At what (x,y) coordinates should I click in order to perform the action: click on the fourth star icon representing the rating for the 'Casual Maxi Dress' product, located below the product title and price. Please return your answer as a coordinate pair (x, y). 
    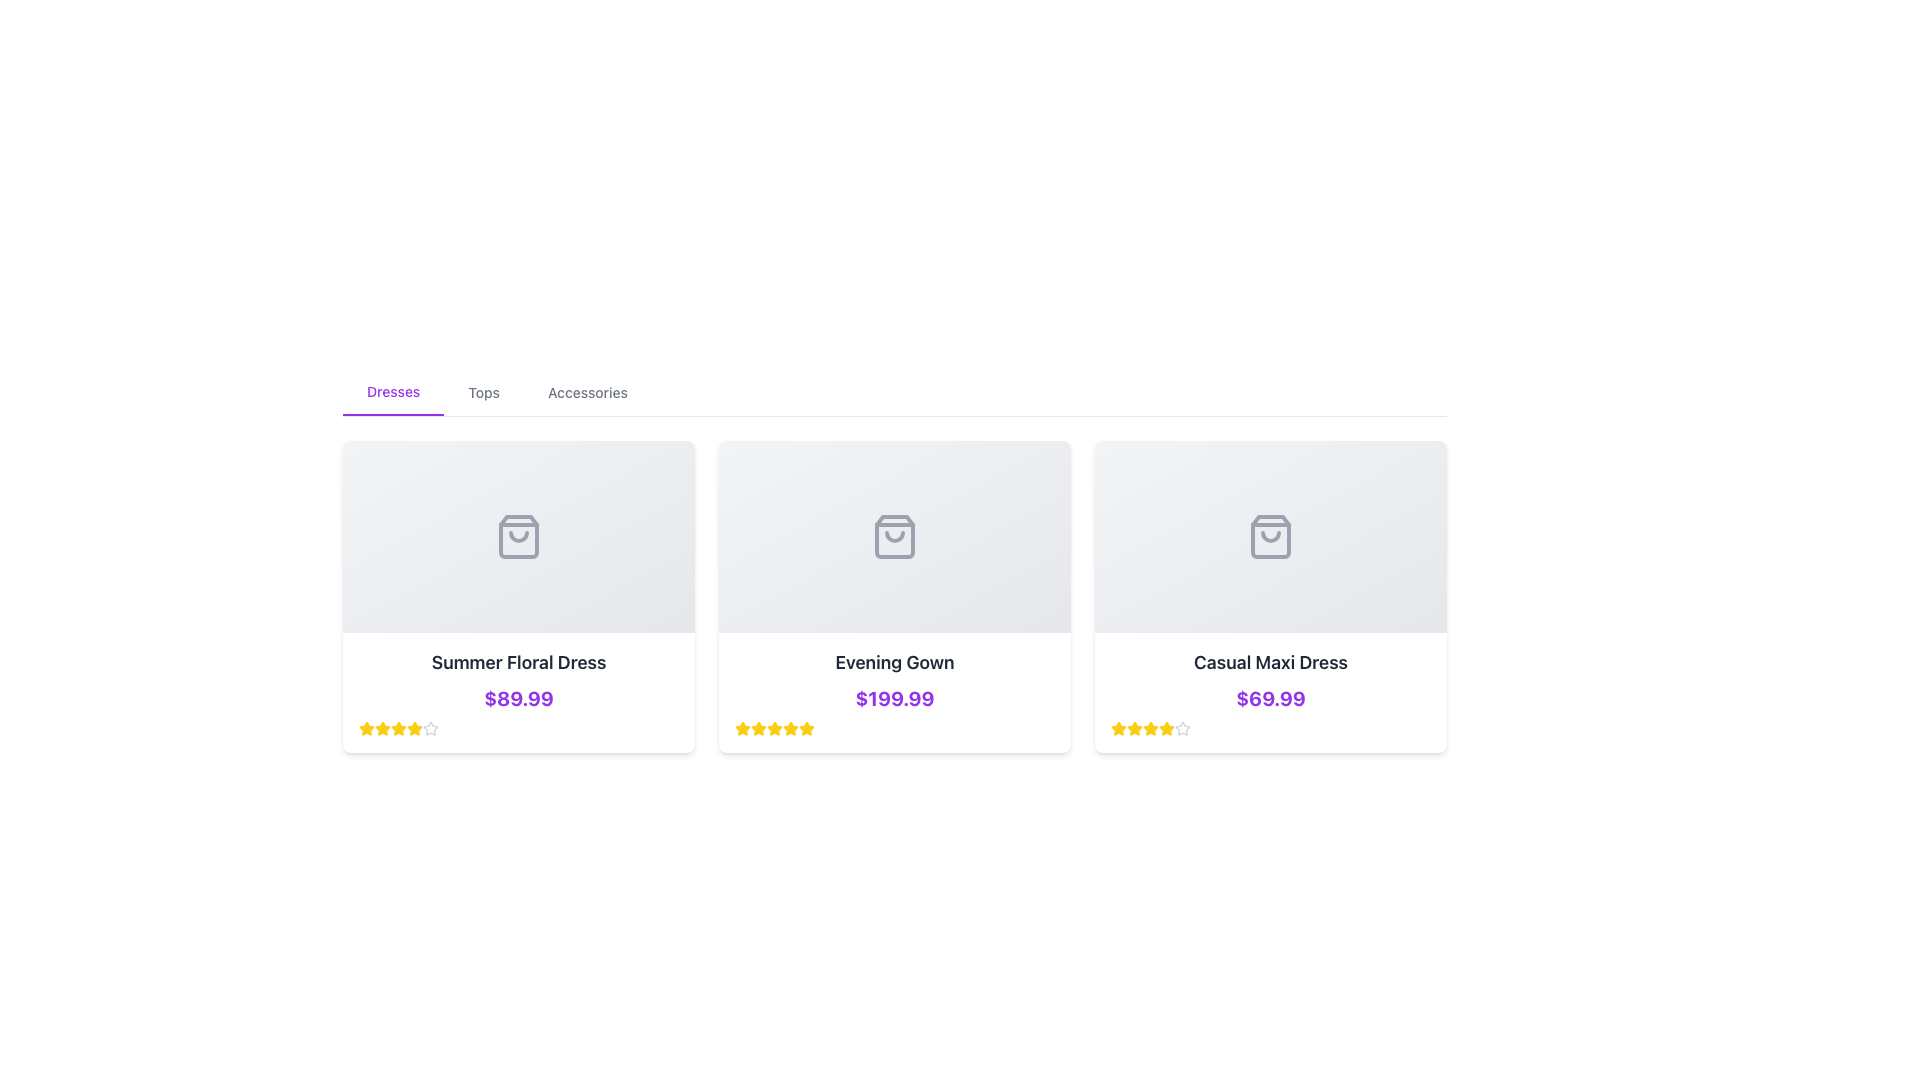
    Looking at the image, I should click on (1151, 729).